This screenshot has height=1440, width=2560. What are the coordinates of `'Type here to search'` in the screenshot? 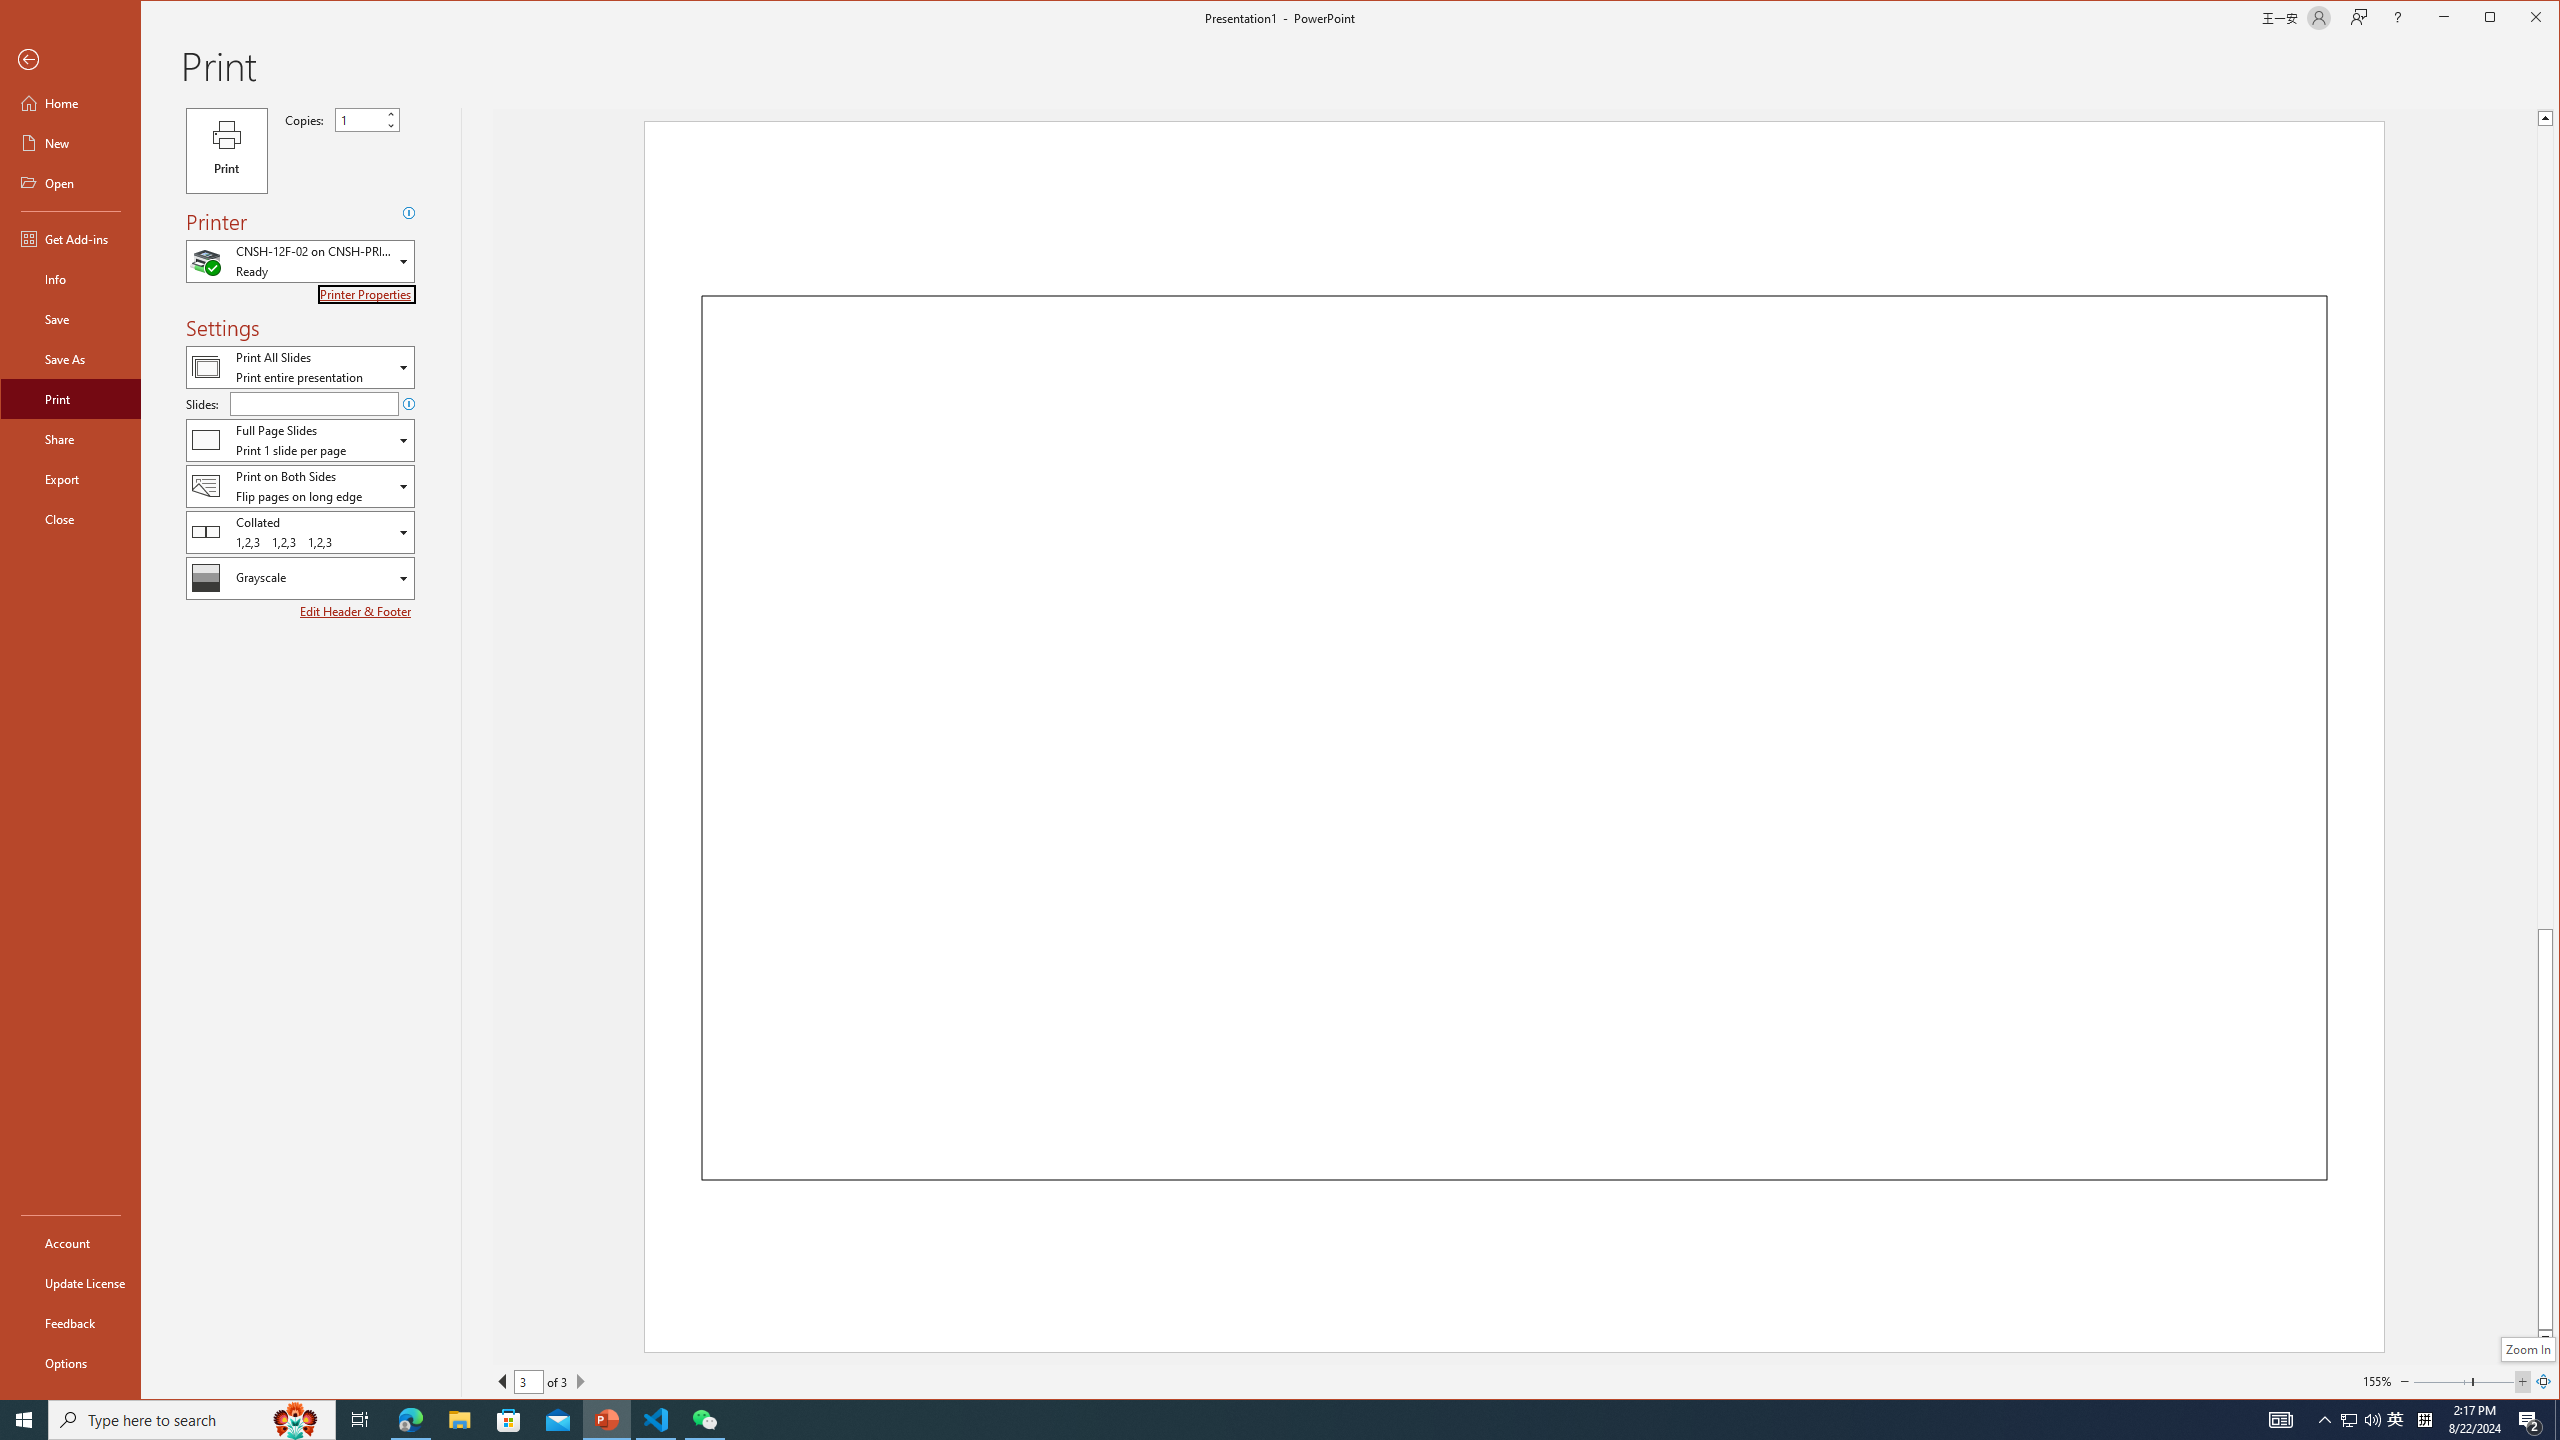 It's located at (191, 1418).